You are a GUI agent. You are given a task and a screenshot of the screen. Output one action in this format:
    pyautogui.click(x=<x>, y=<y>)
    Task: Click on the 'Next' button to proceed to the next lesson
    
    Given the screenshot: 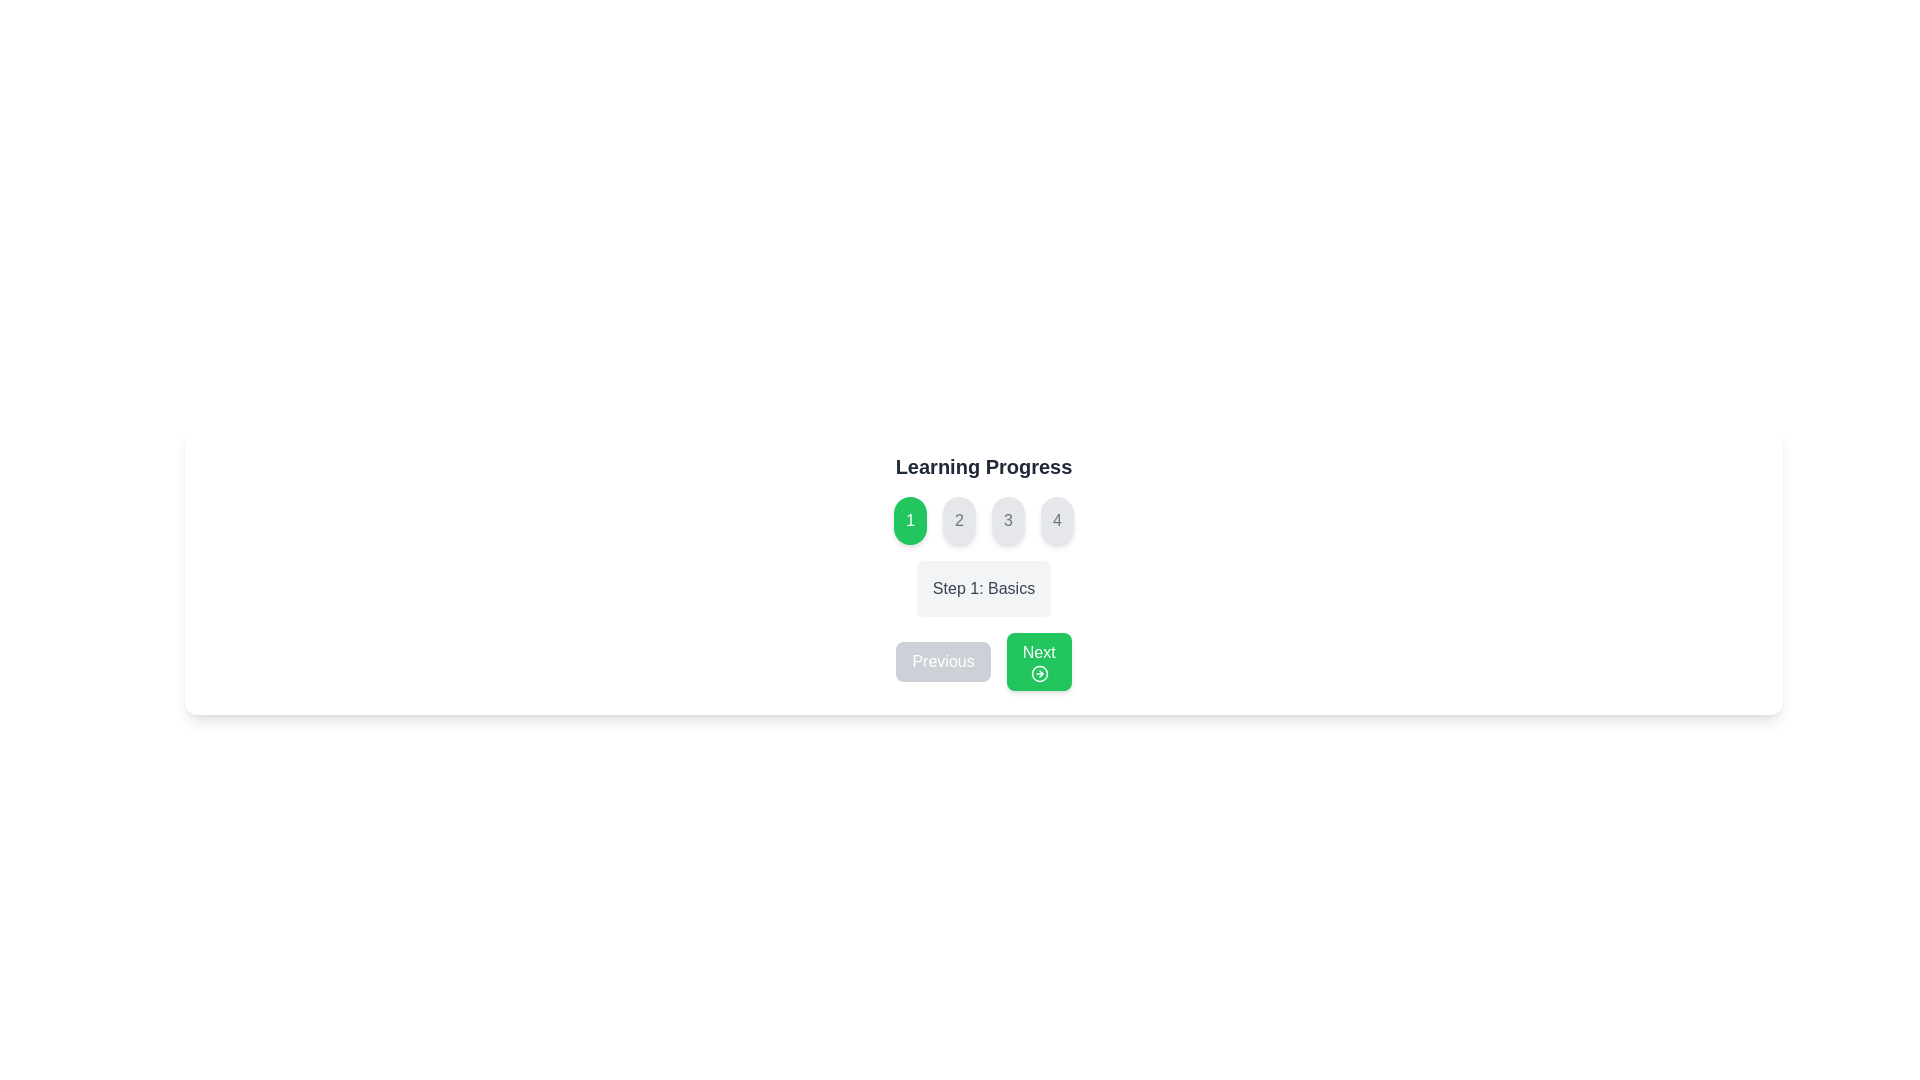 What is the action you would take?
    pyautogui.click(x=1039, y=662)
    